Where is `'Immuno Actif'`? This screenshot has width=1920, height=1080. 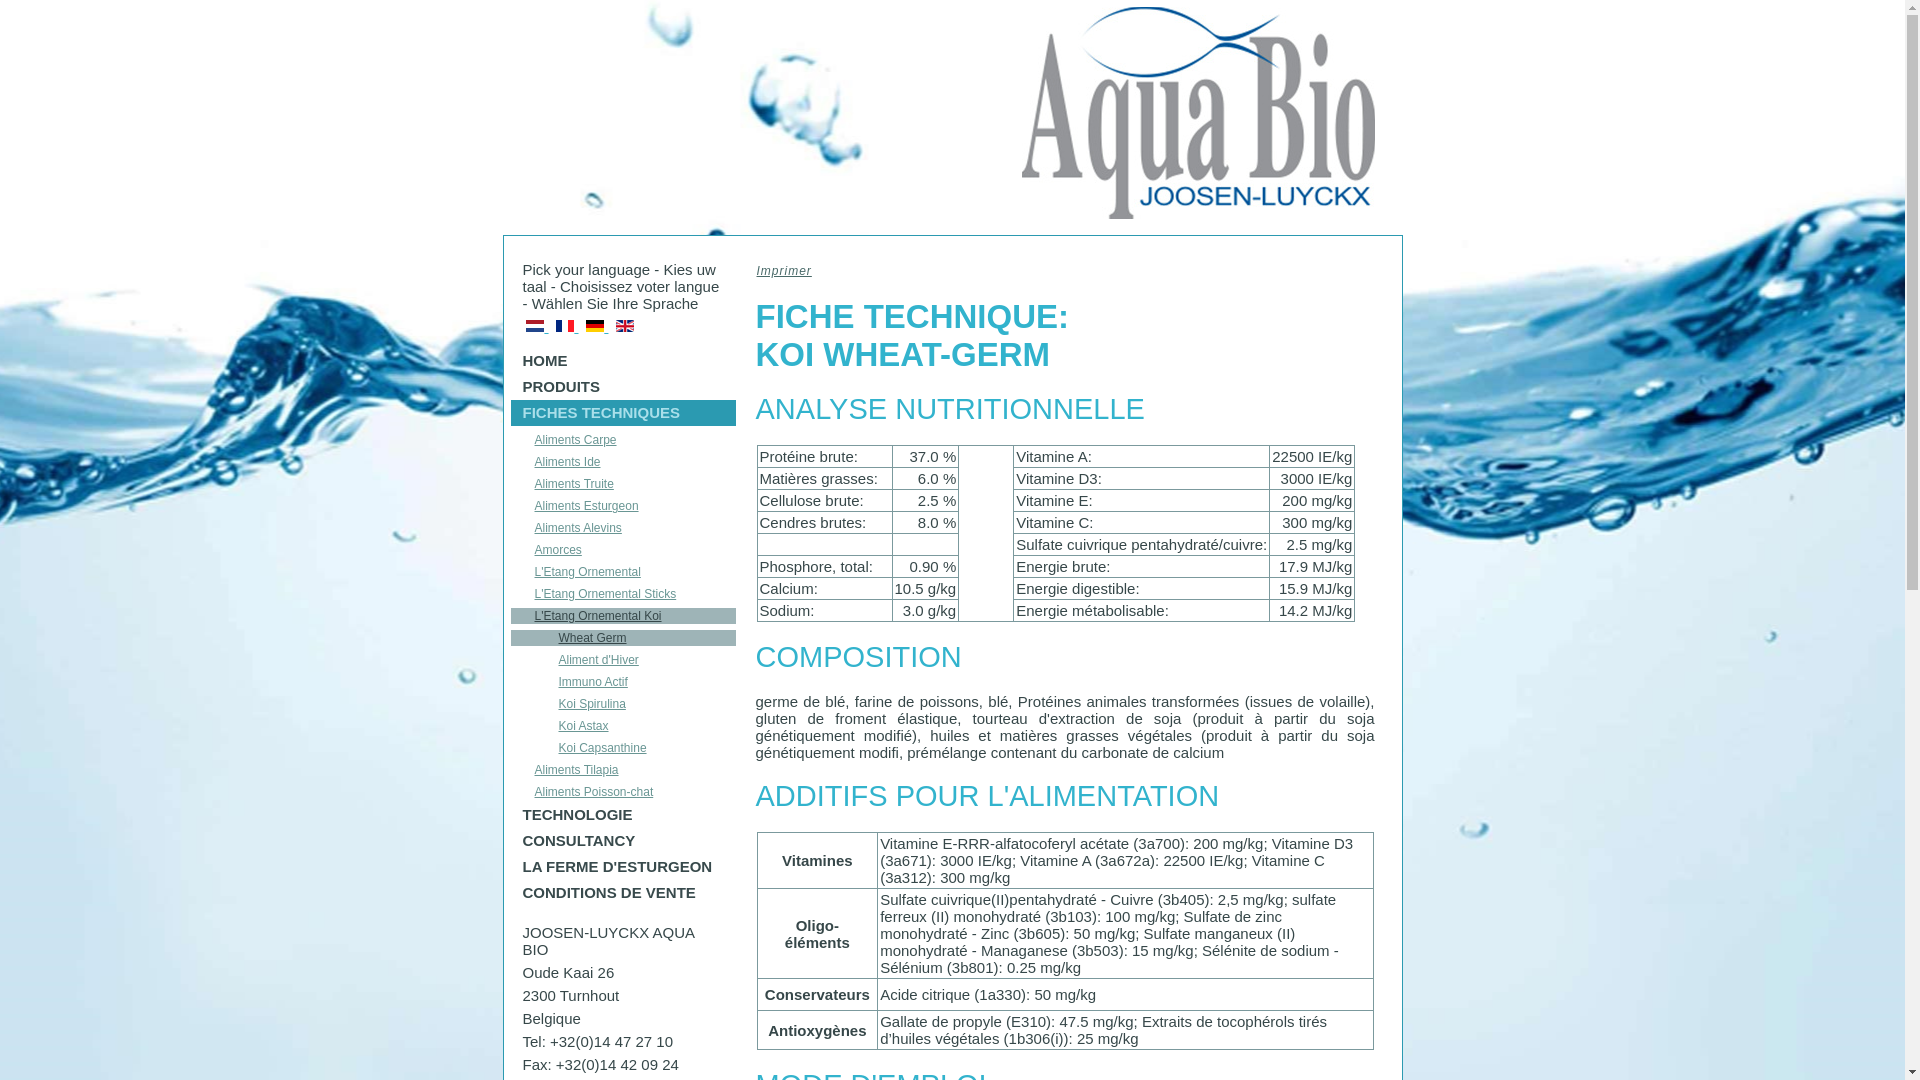
'Immuno Actif' is located at coordinates (621, 681).